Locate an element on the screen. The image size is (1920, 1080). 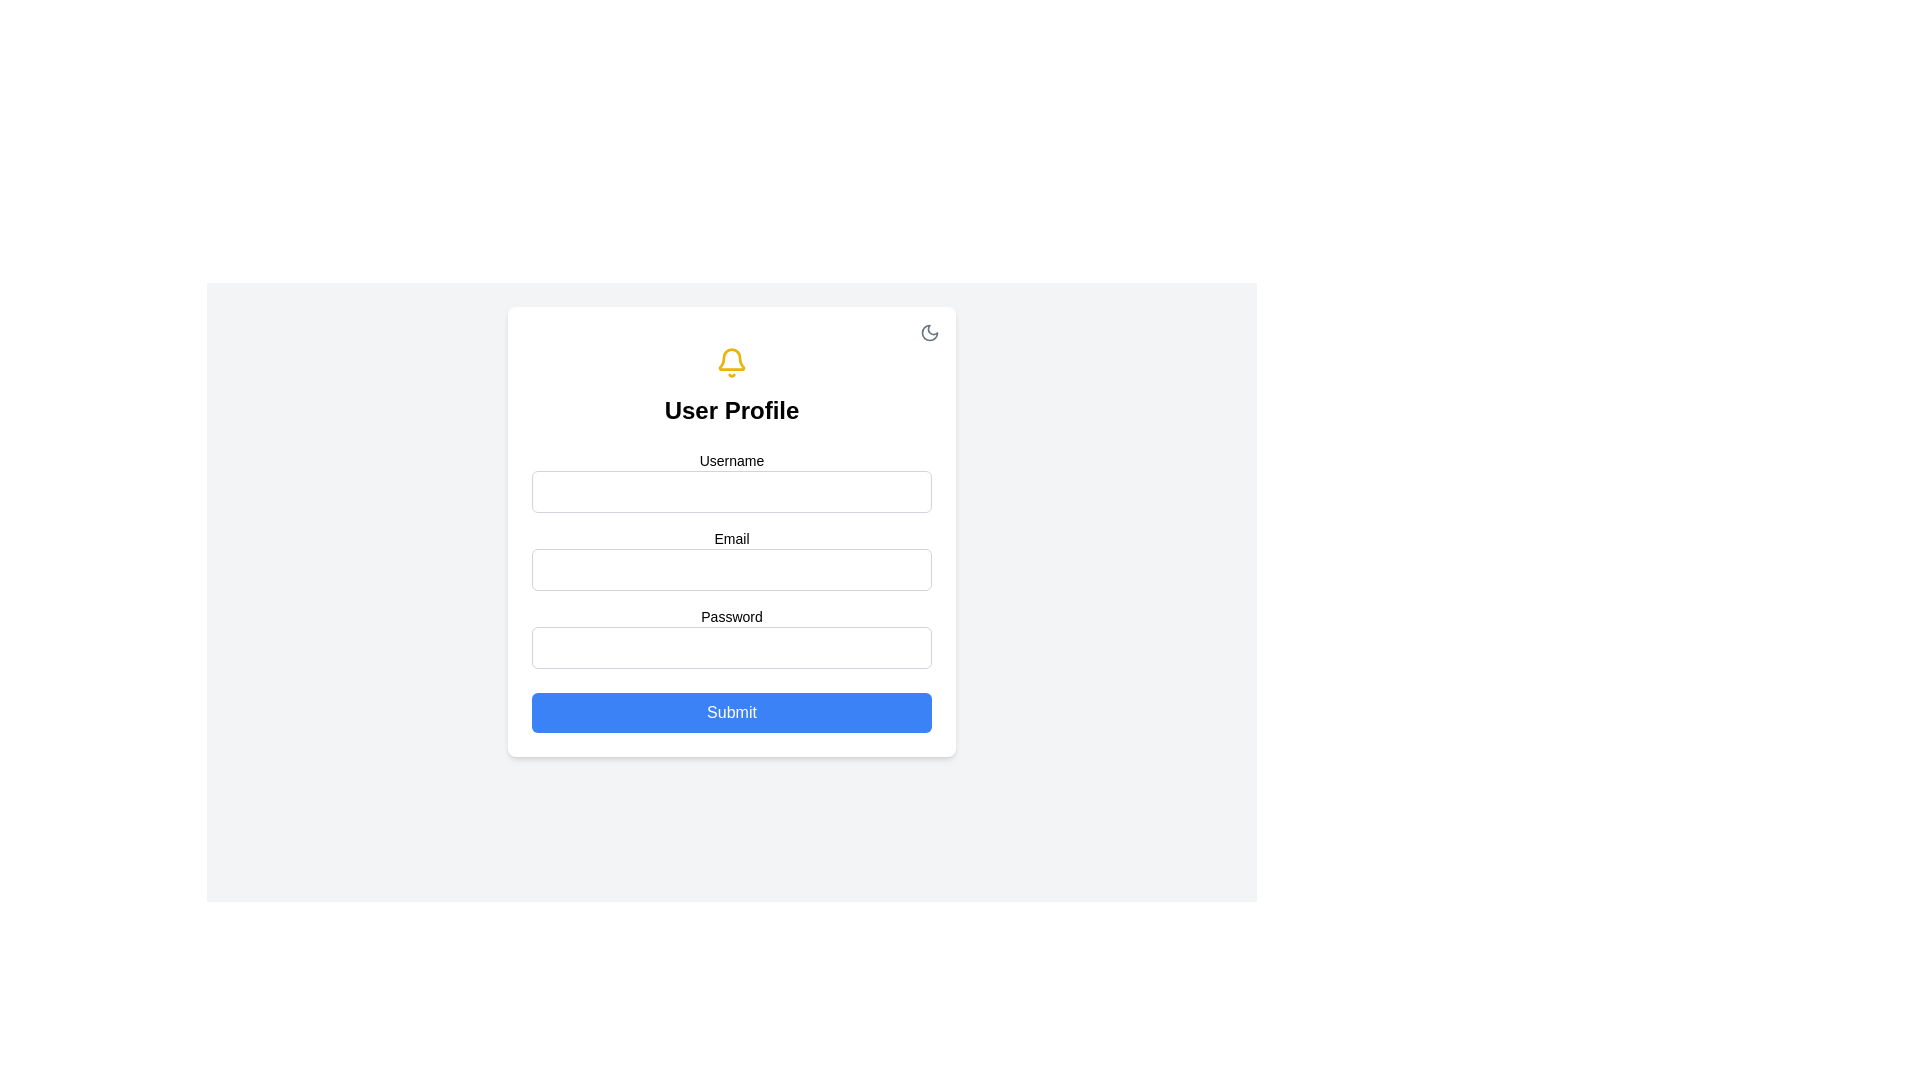
the bell icon, which serves as a notification indicator is located at coordinates (730, 362).